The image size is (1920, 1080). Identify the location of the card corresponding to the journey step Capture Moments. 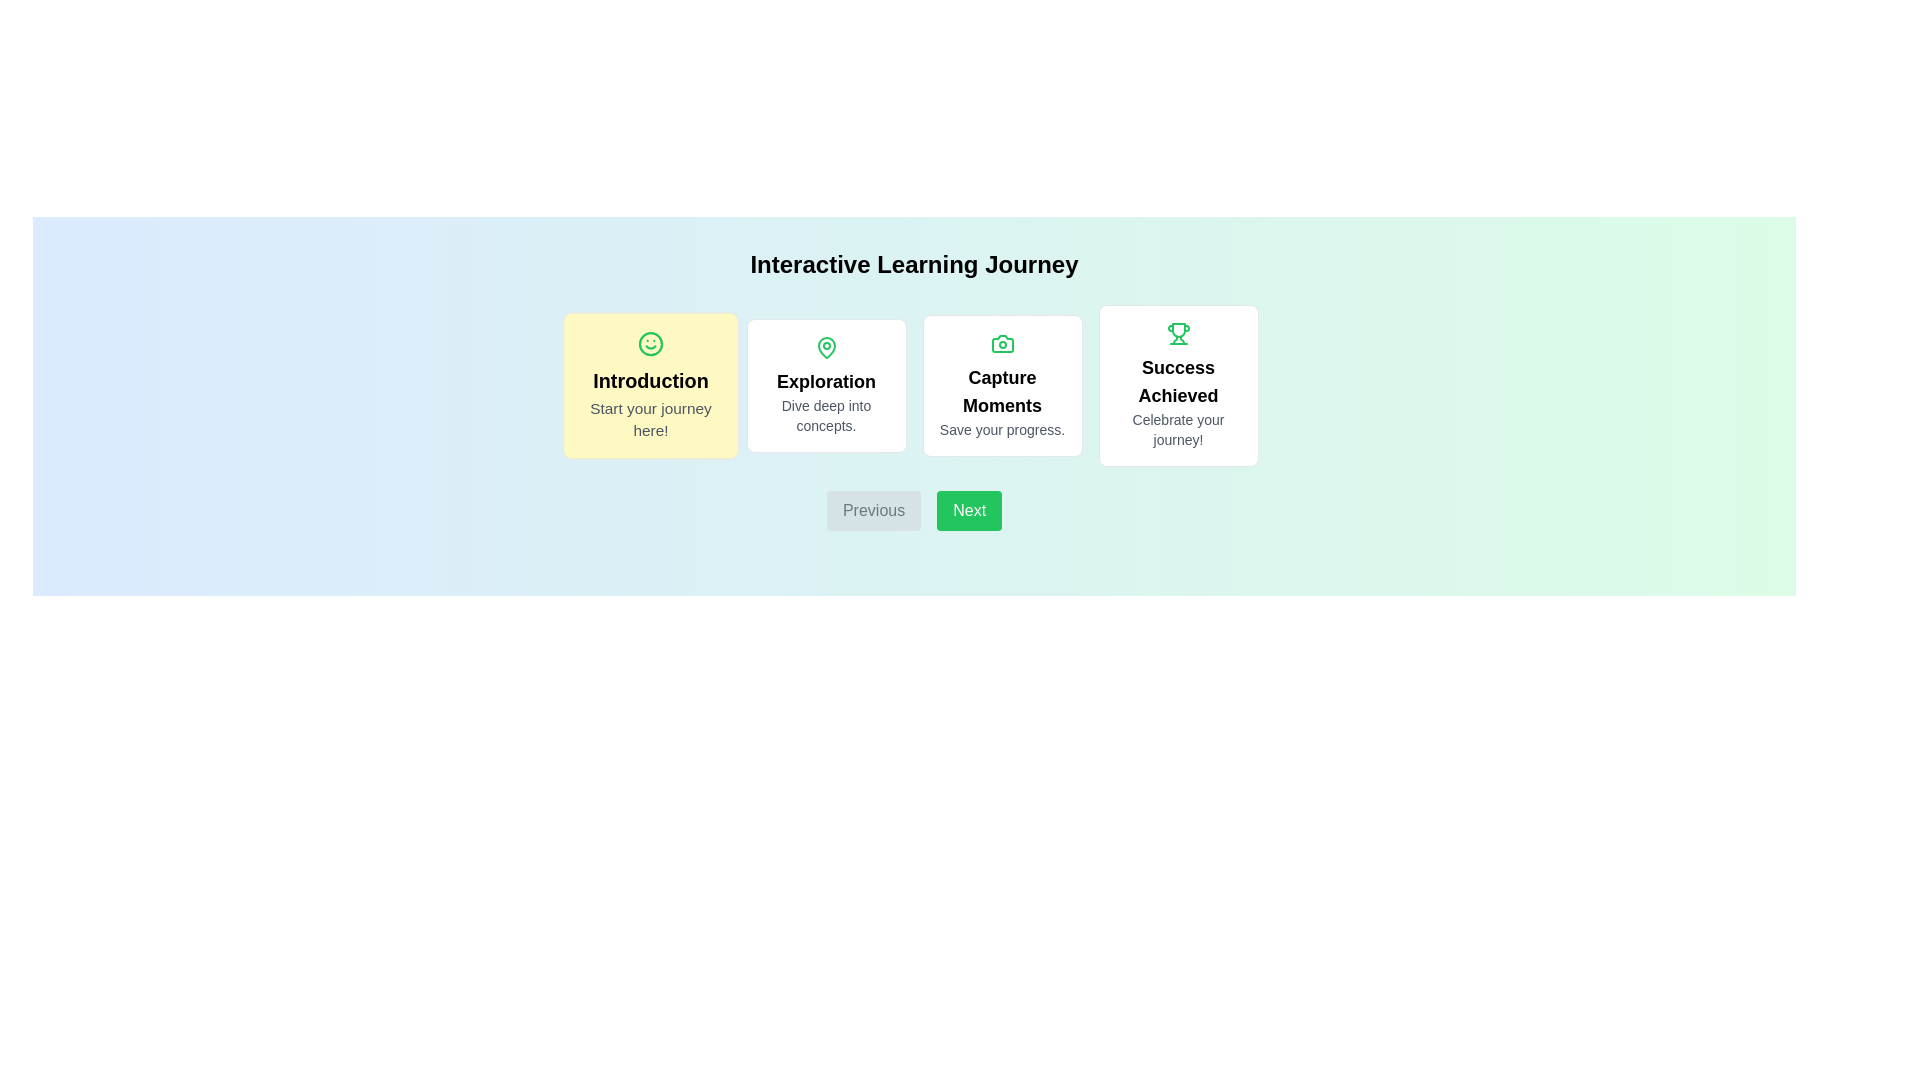
(1002, 385).